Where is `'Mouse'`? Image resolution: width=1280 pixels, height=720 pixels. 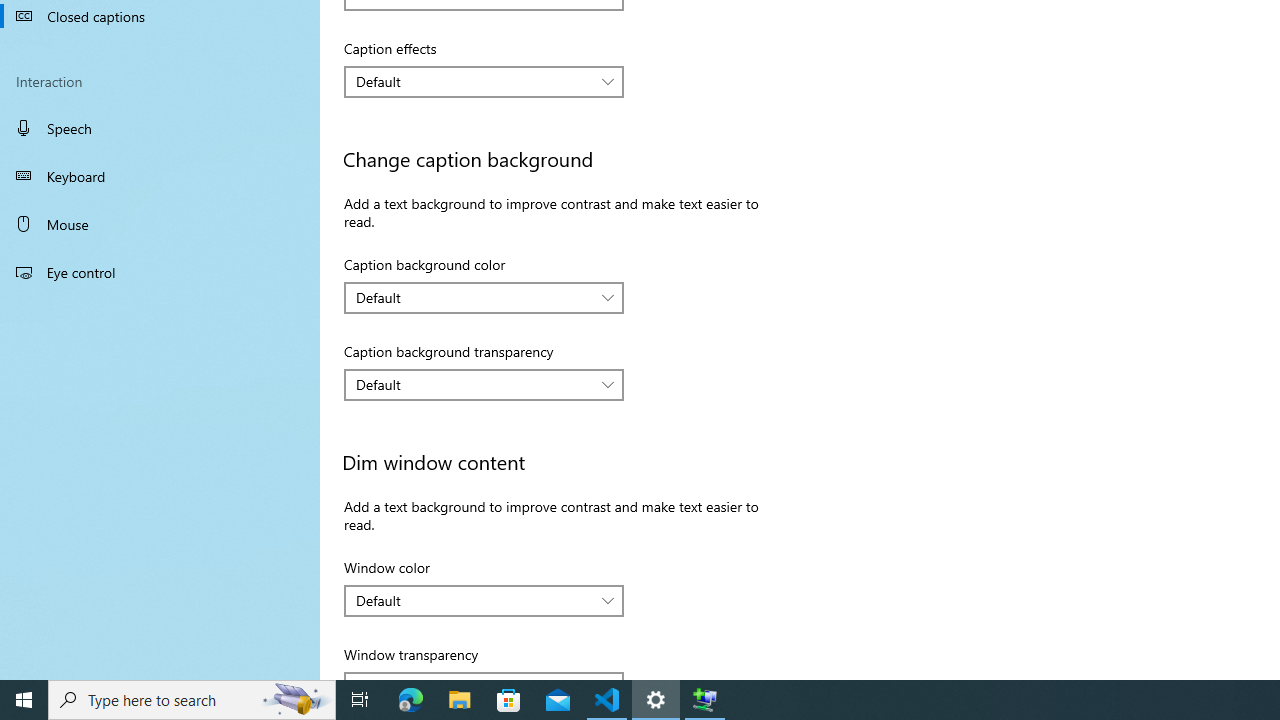 'Mouse' is located at coordinates (160, 223).